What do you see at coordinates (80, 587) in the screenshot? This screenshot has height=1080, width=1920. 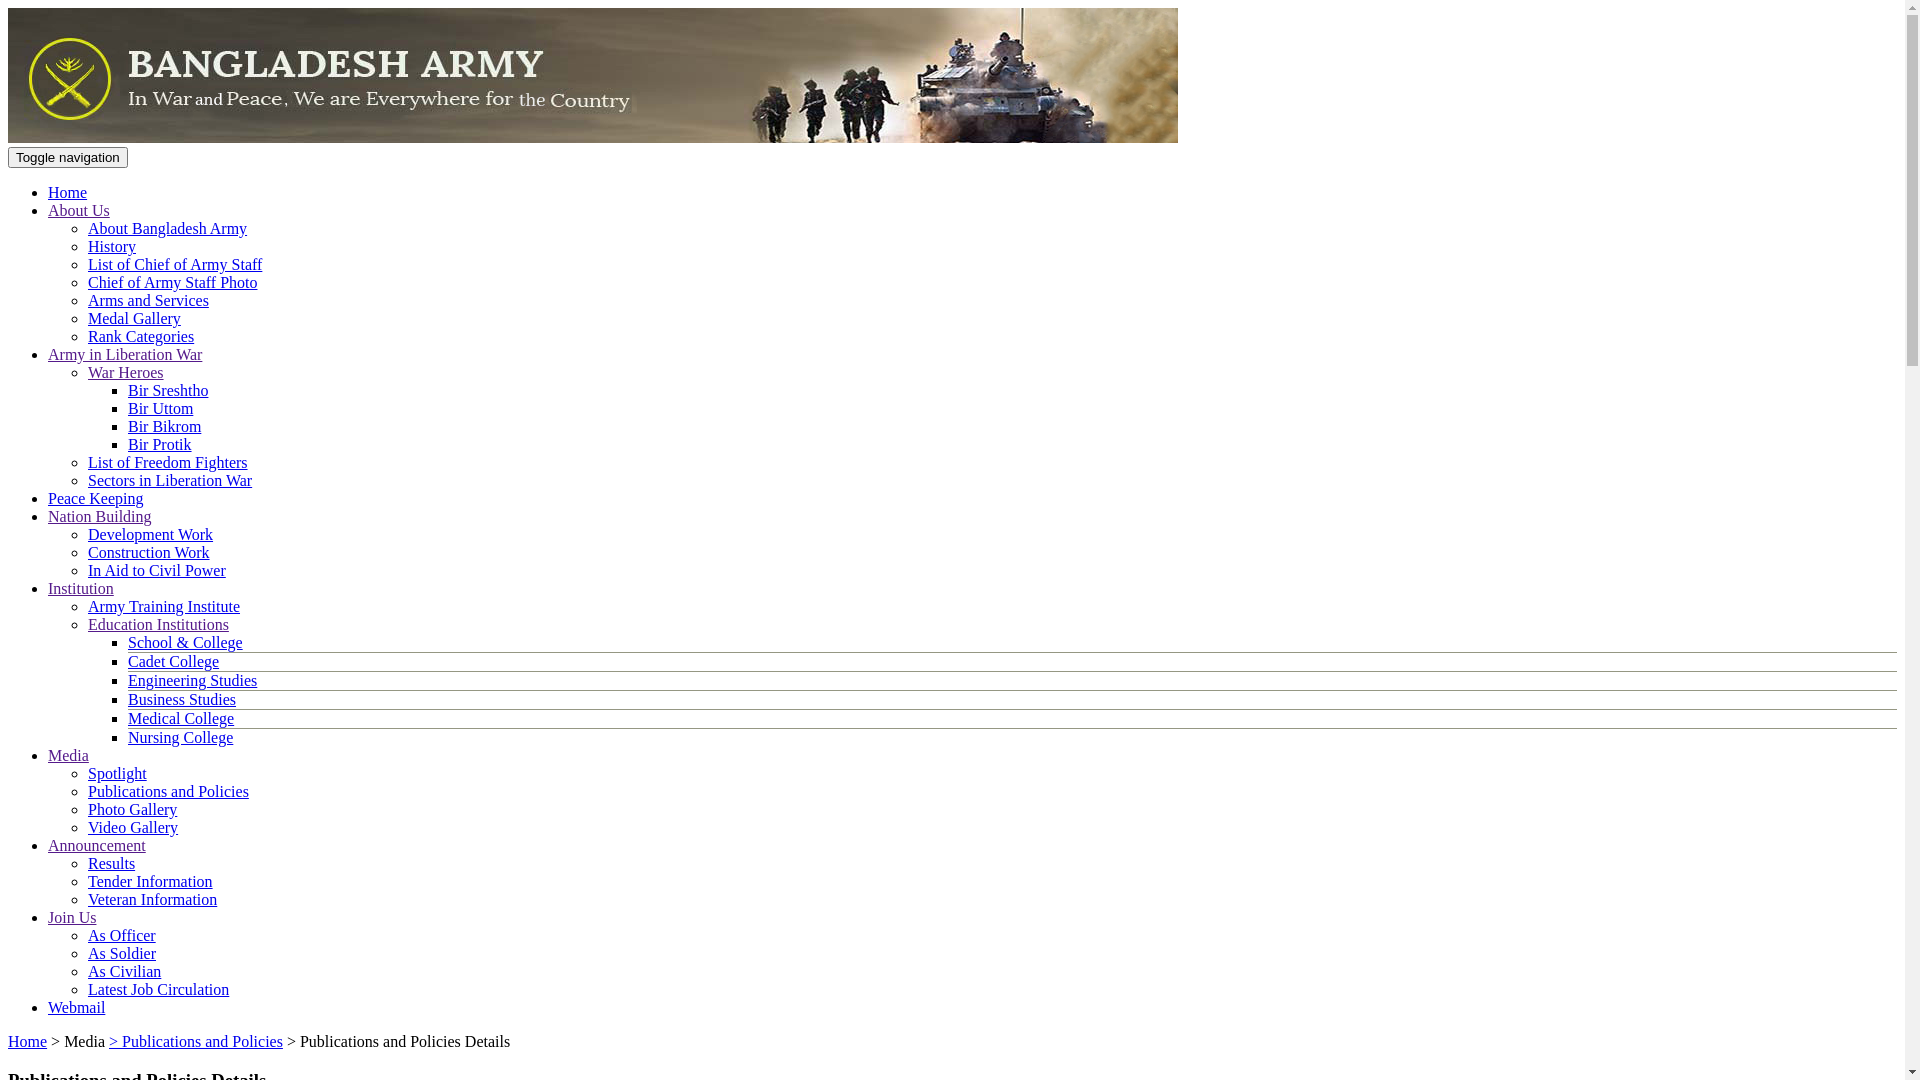 I see `'Institution'` at bounding box center [80, 587].